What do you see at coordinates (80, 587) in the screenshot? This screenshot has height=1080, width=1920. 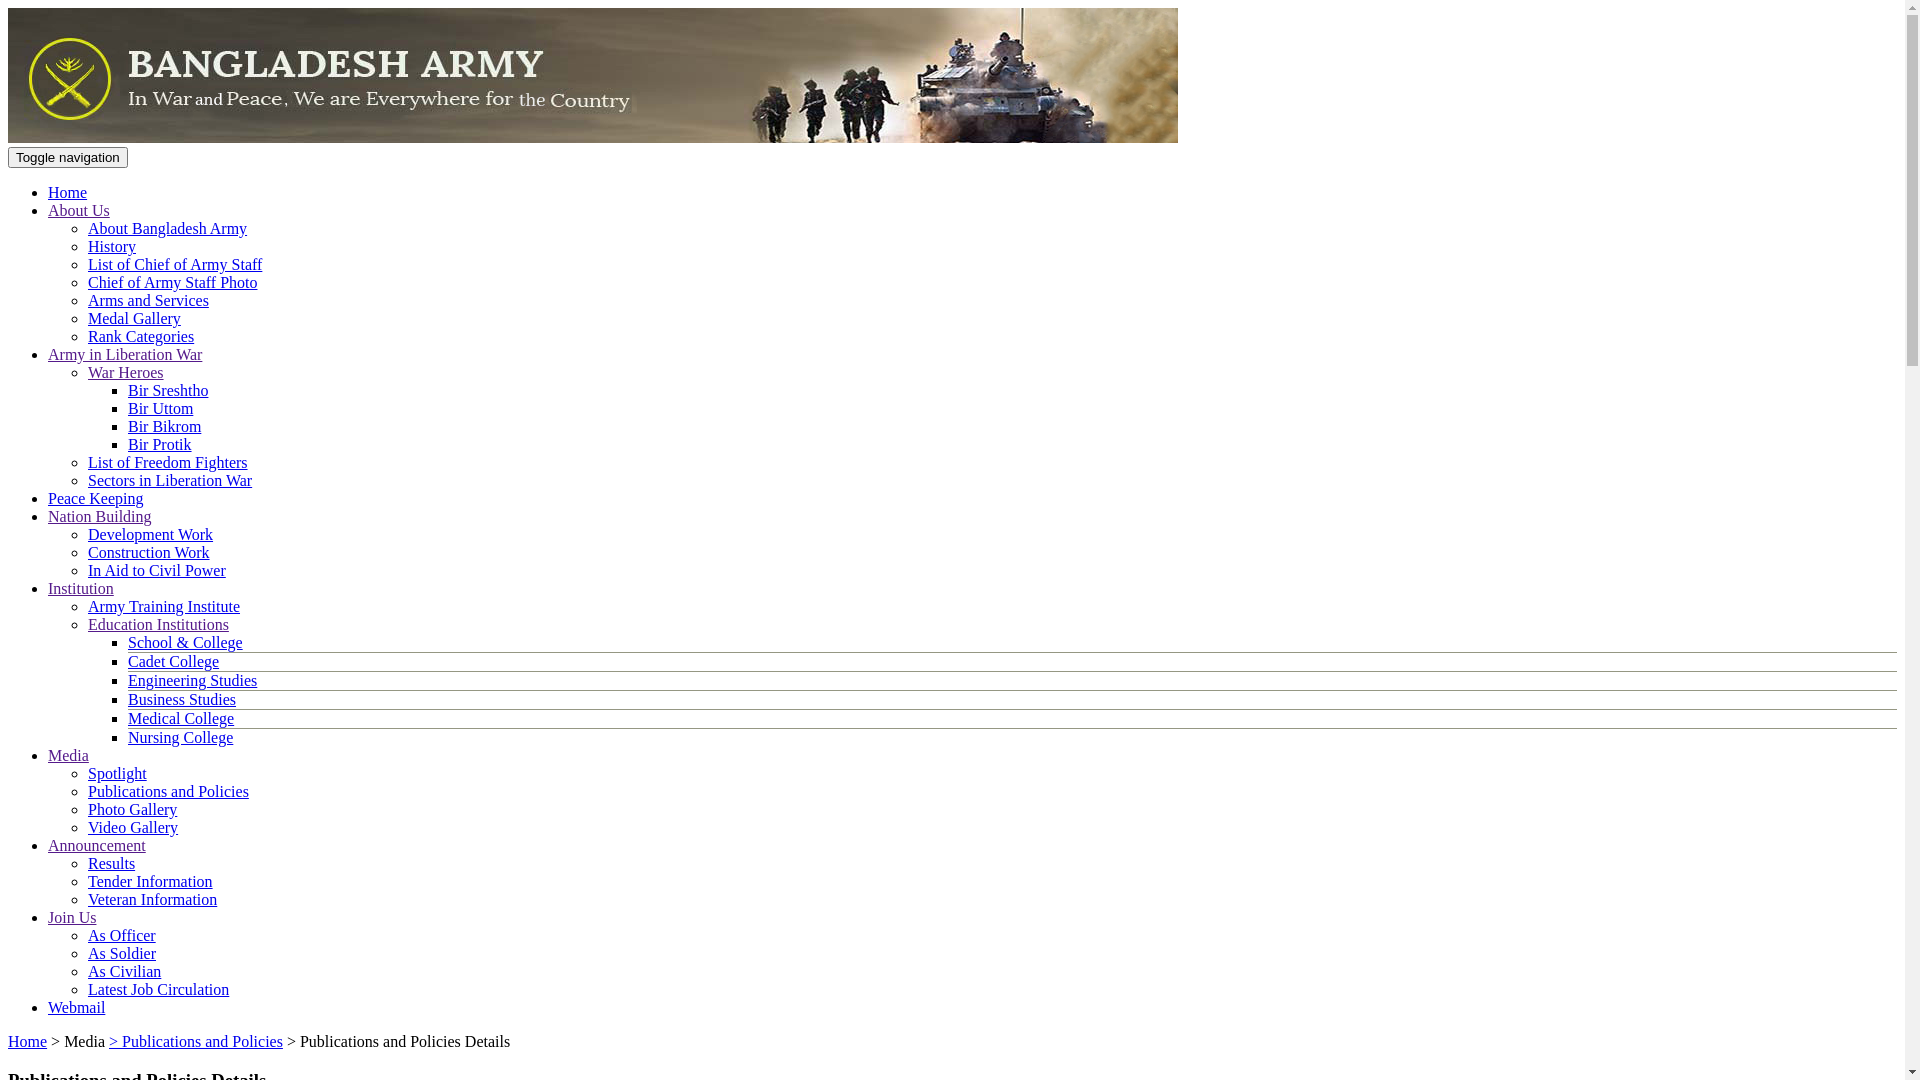 I see `'Institution'` at bounding box center [80, 587].